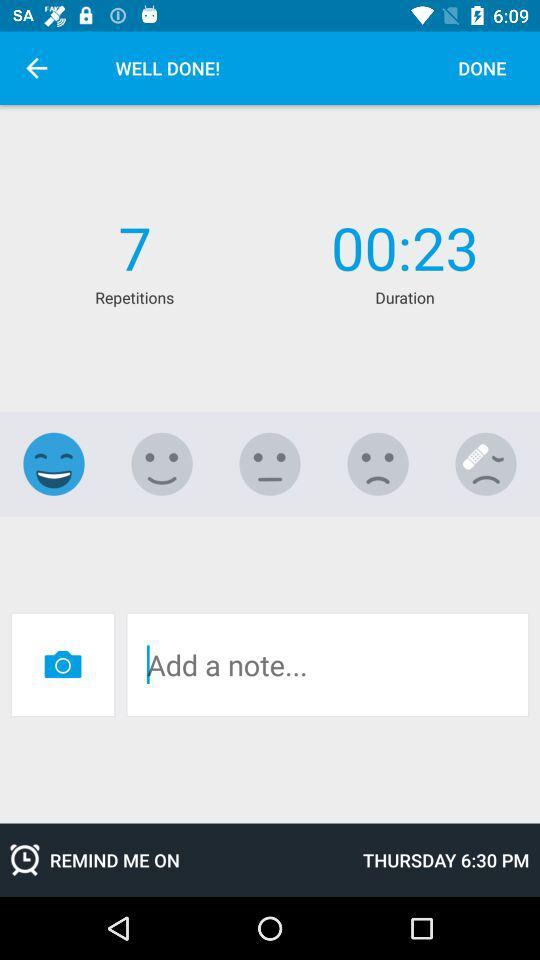 Image resolution: width=540 pixels, height=960 pixels. I want to click on item next to the thursday 6 30, so click(176, 859).